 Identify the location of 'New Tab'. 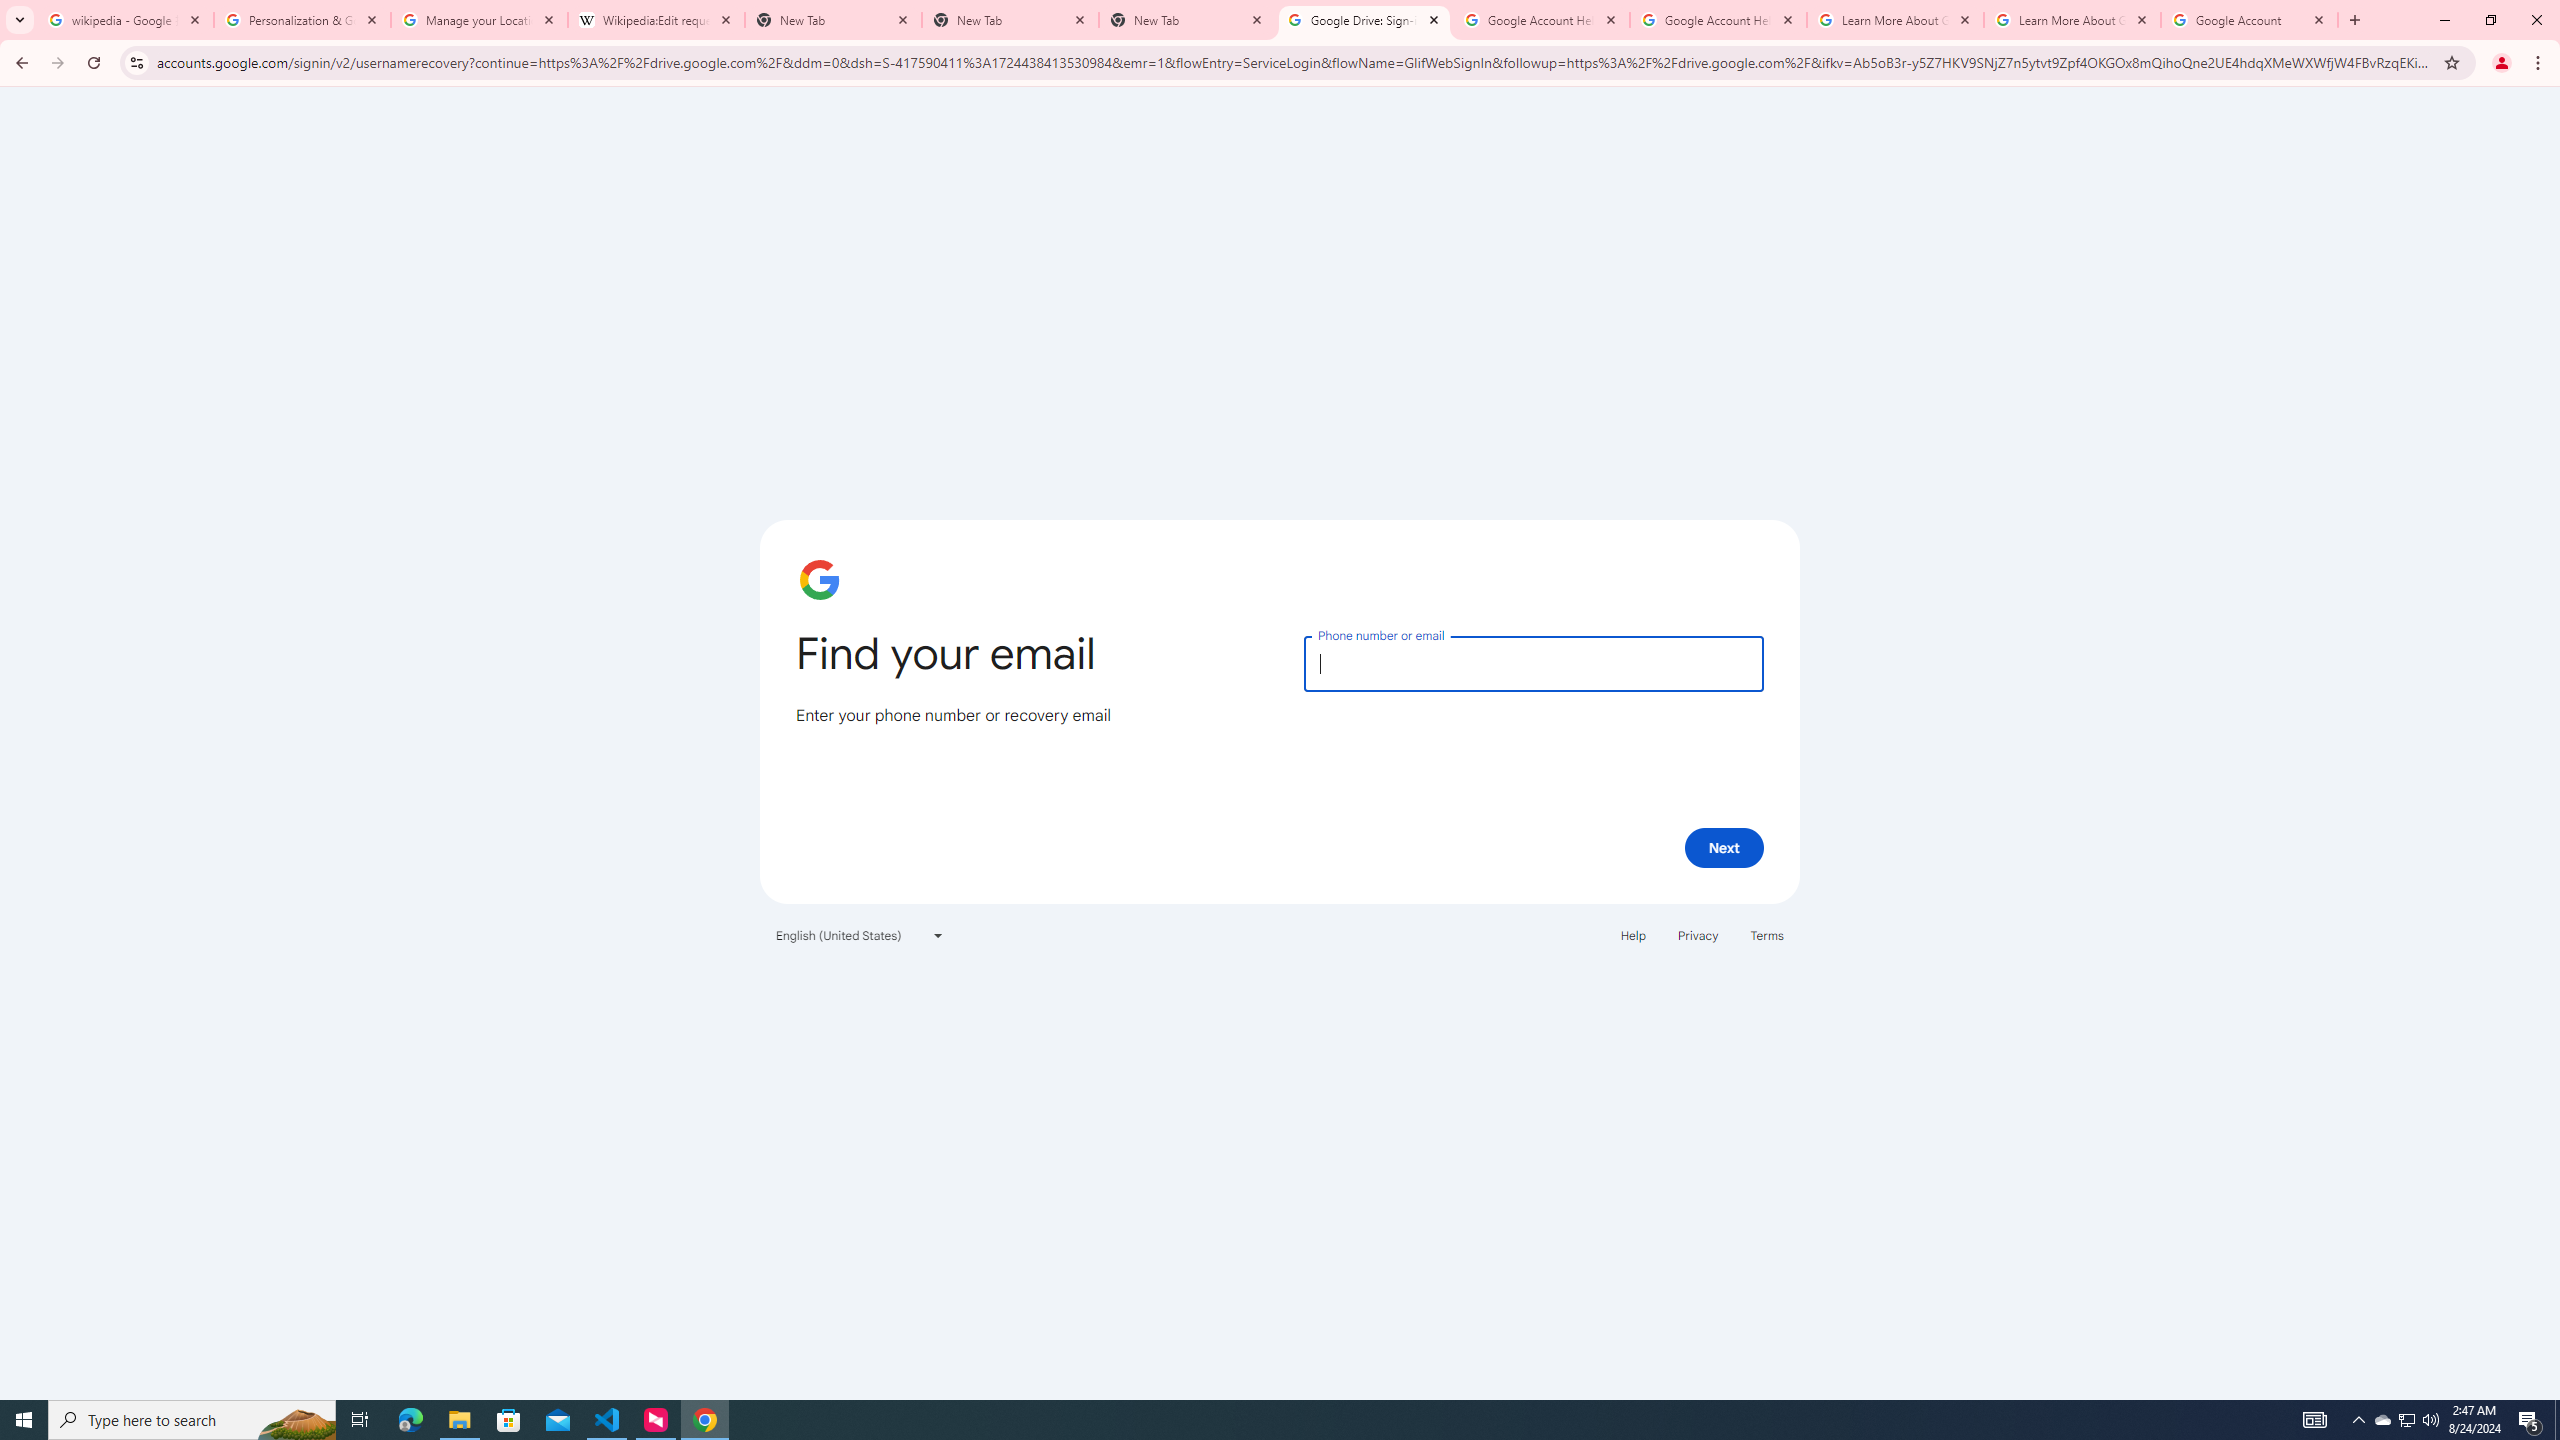
(1186, 19).